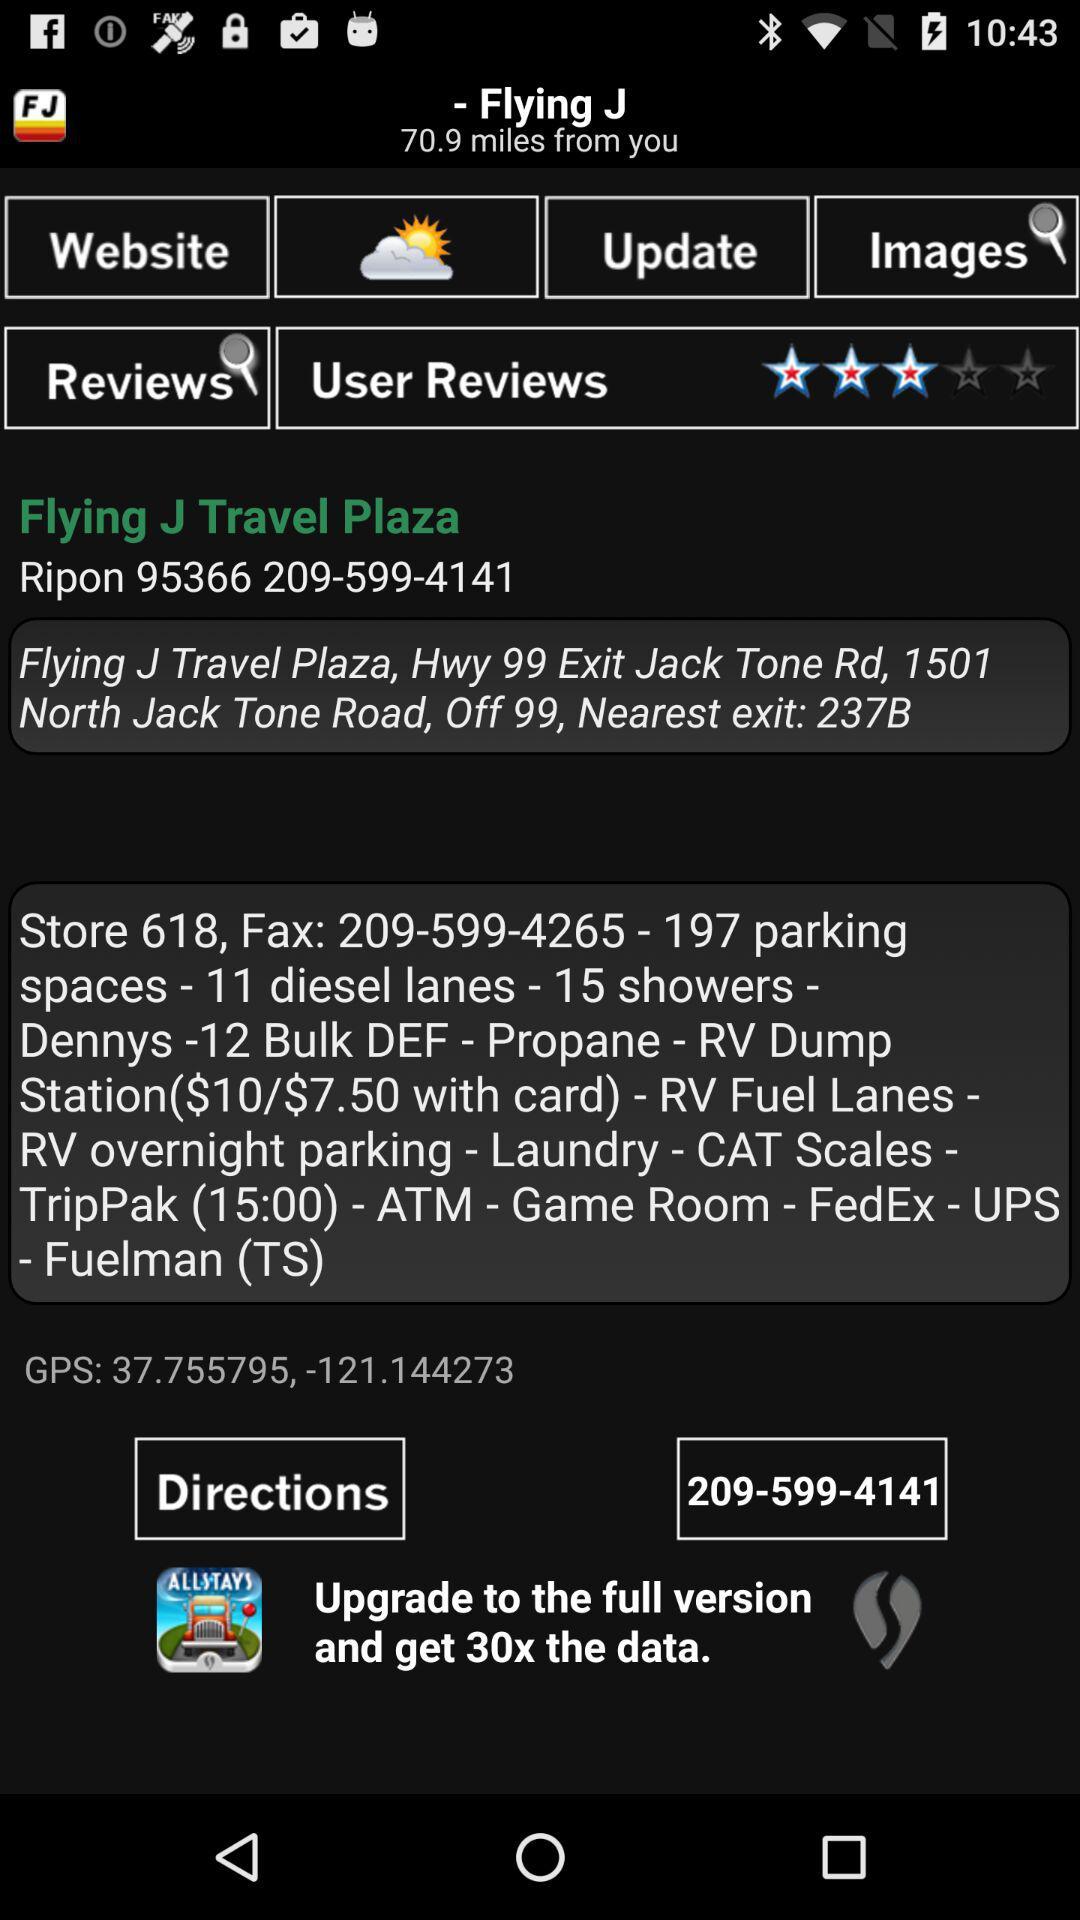 This screenshot has height=1920, width=1080. I want to click on it was ok, so click(676, 378).